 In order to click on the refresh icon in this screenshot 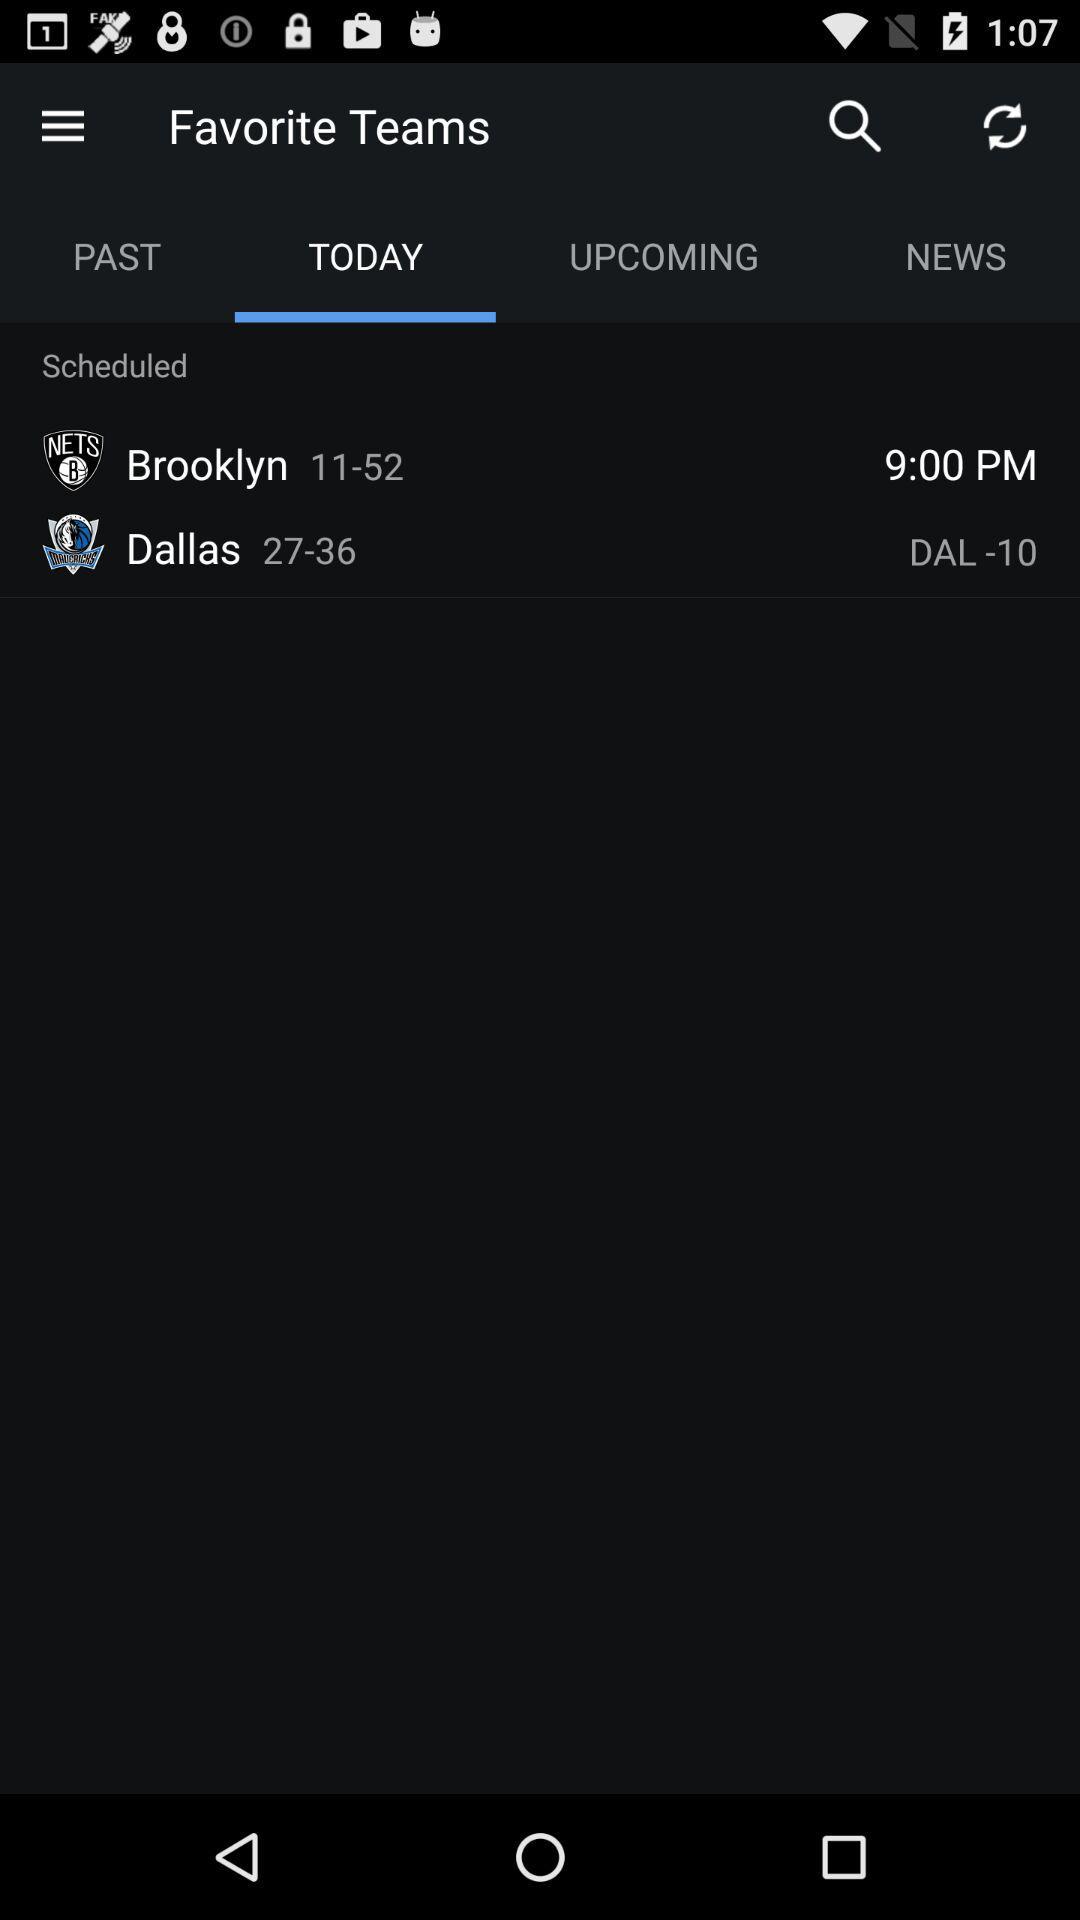, I will do `click(1005, 133)`.